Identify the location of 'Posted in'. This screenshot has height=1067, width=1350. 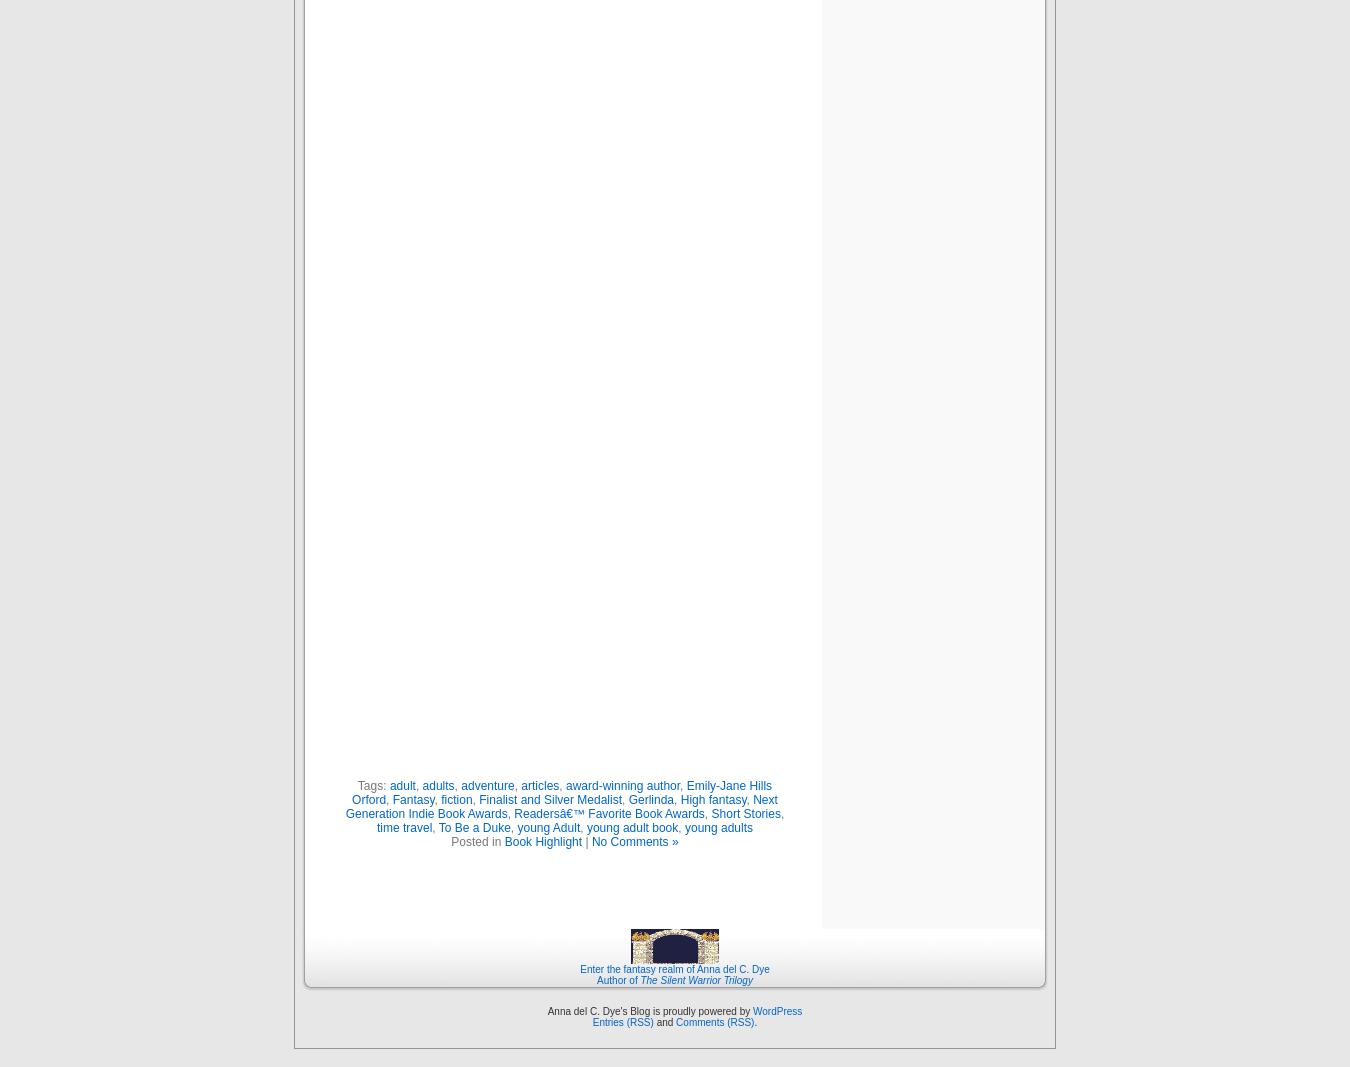
(476, 840).